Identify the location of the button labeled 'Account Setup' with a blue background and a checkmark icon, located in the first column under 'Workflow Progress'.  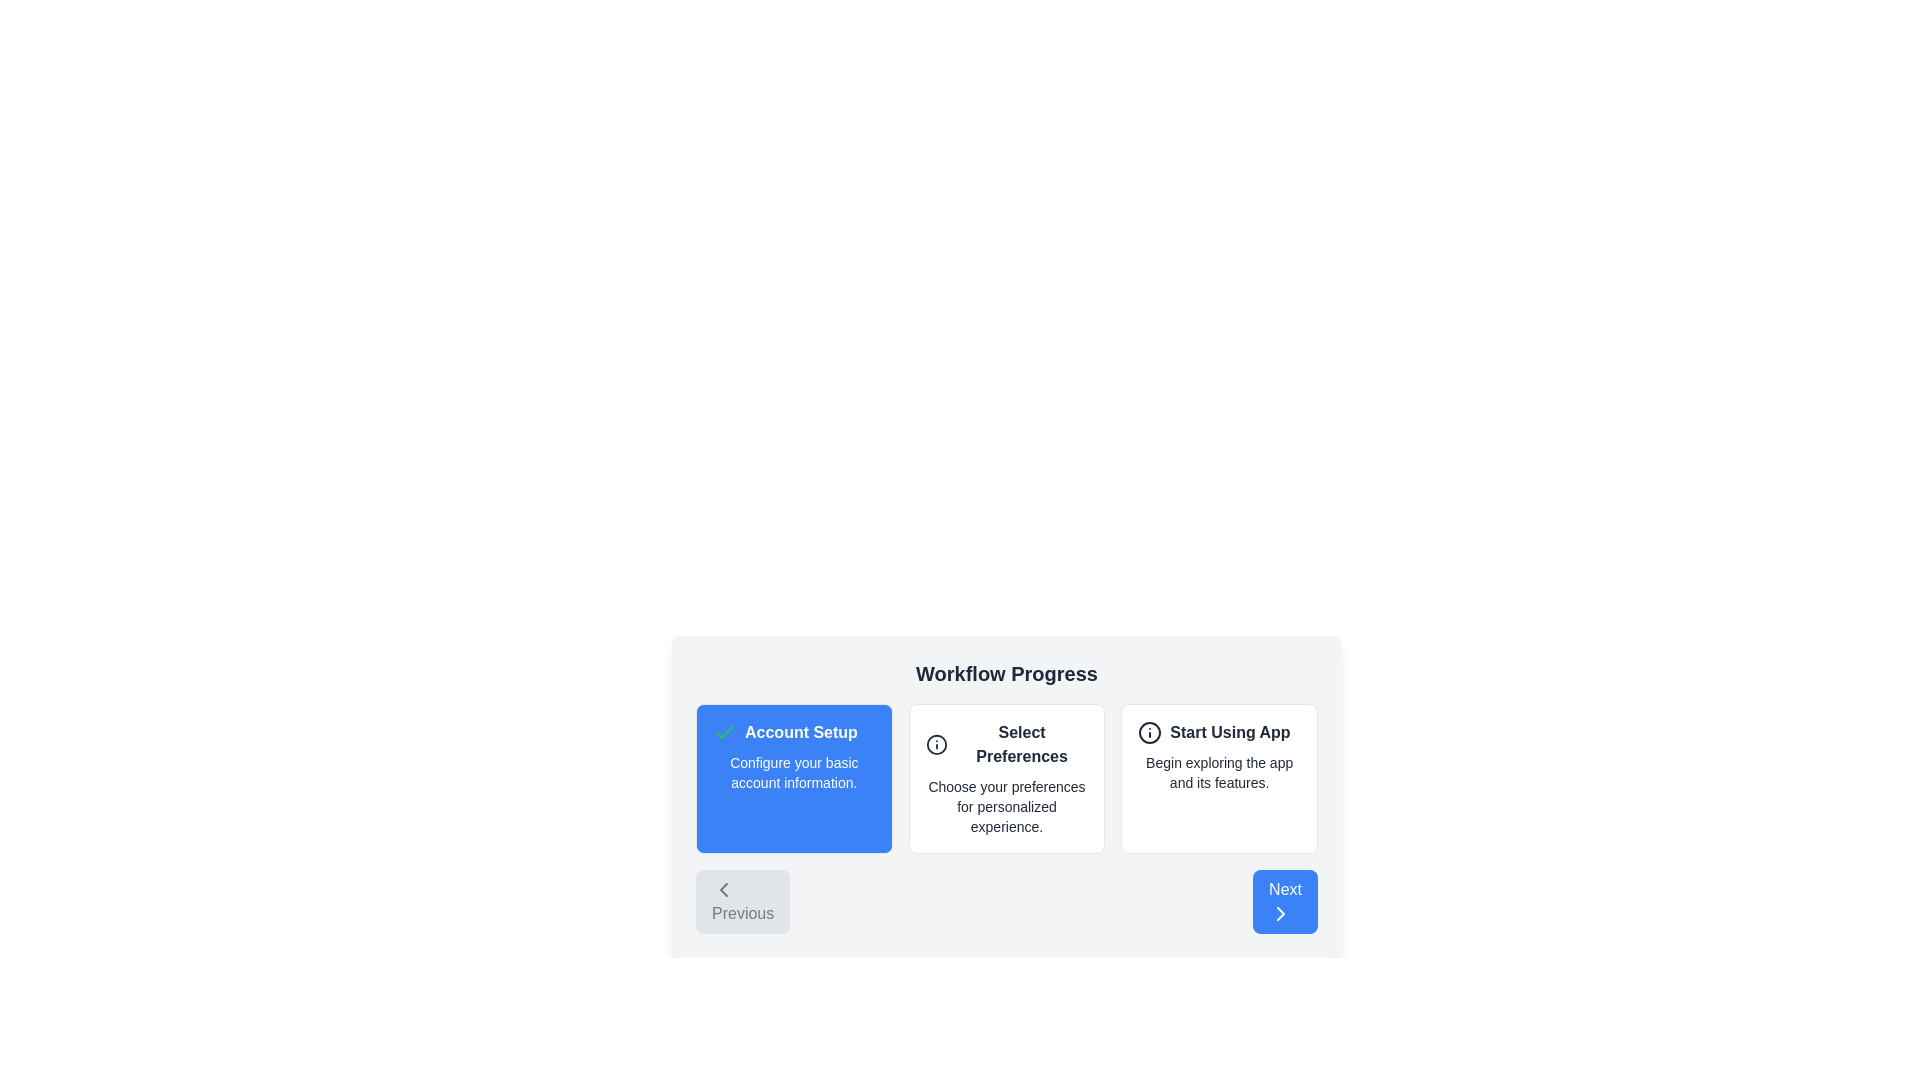
(793, 778).